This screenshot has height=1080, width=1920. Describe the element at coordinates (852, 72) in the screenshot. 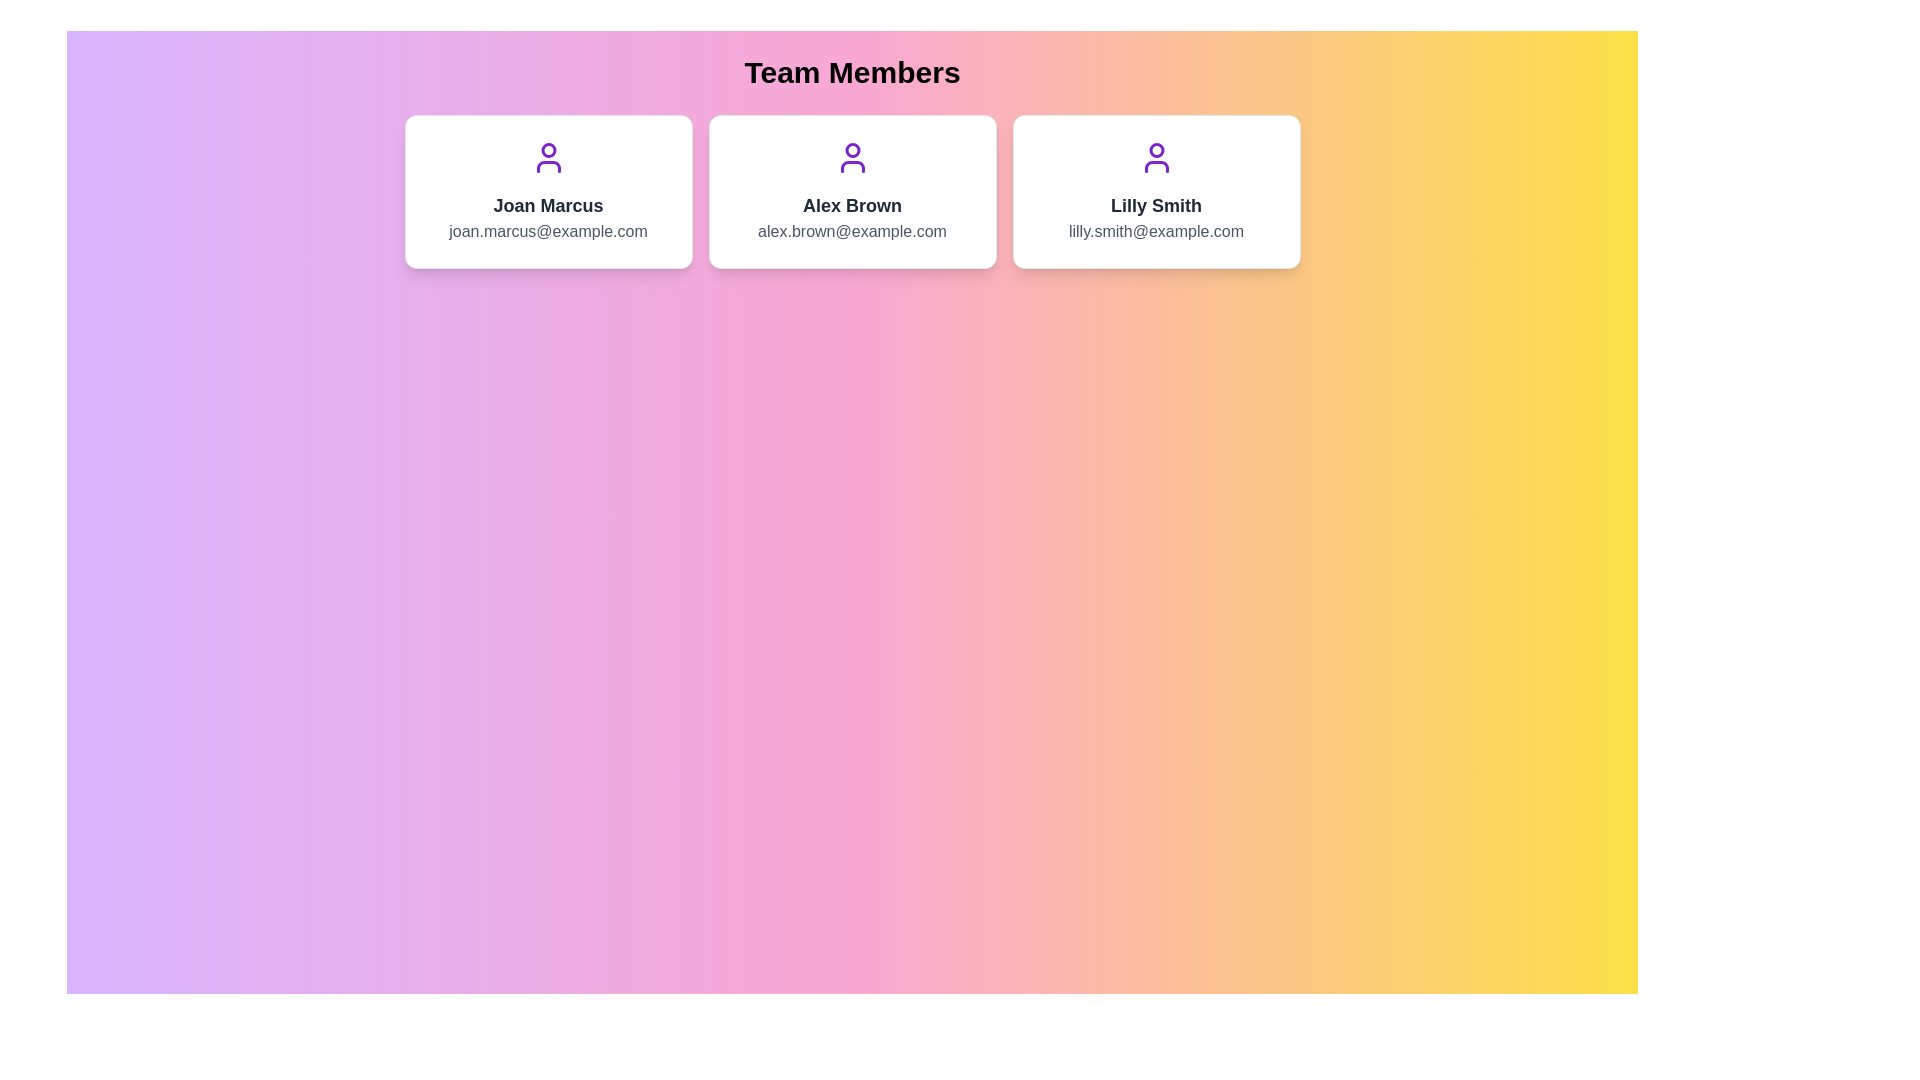

I see `the 'Team Members' heading text, which is bold and large, prominently displayed at the top-center of the section` at that location.